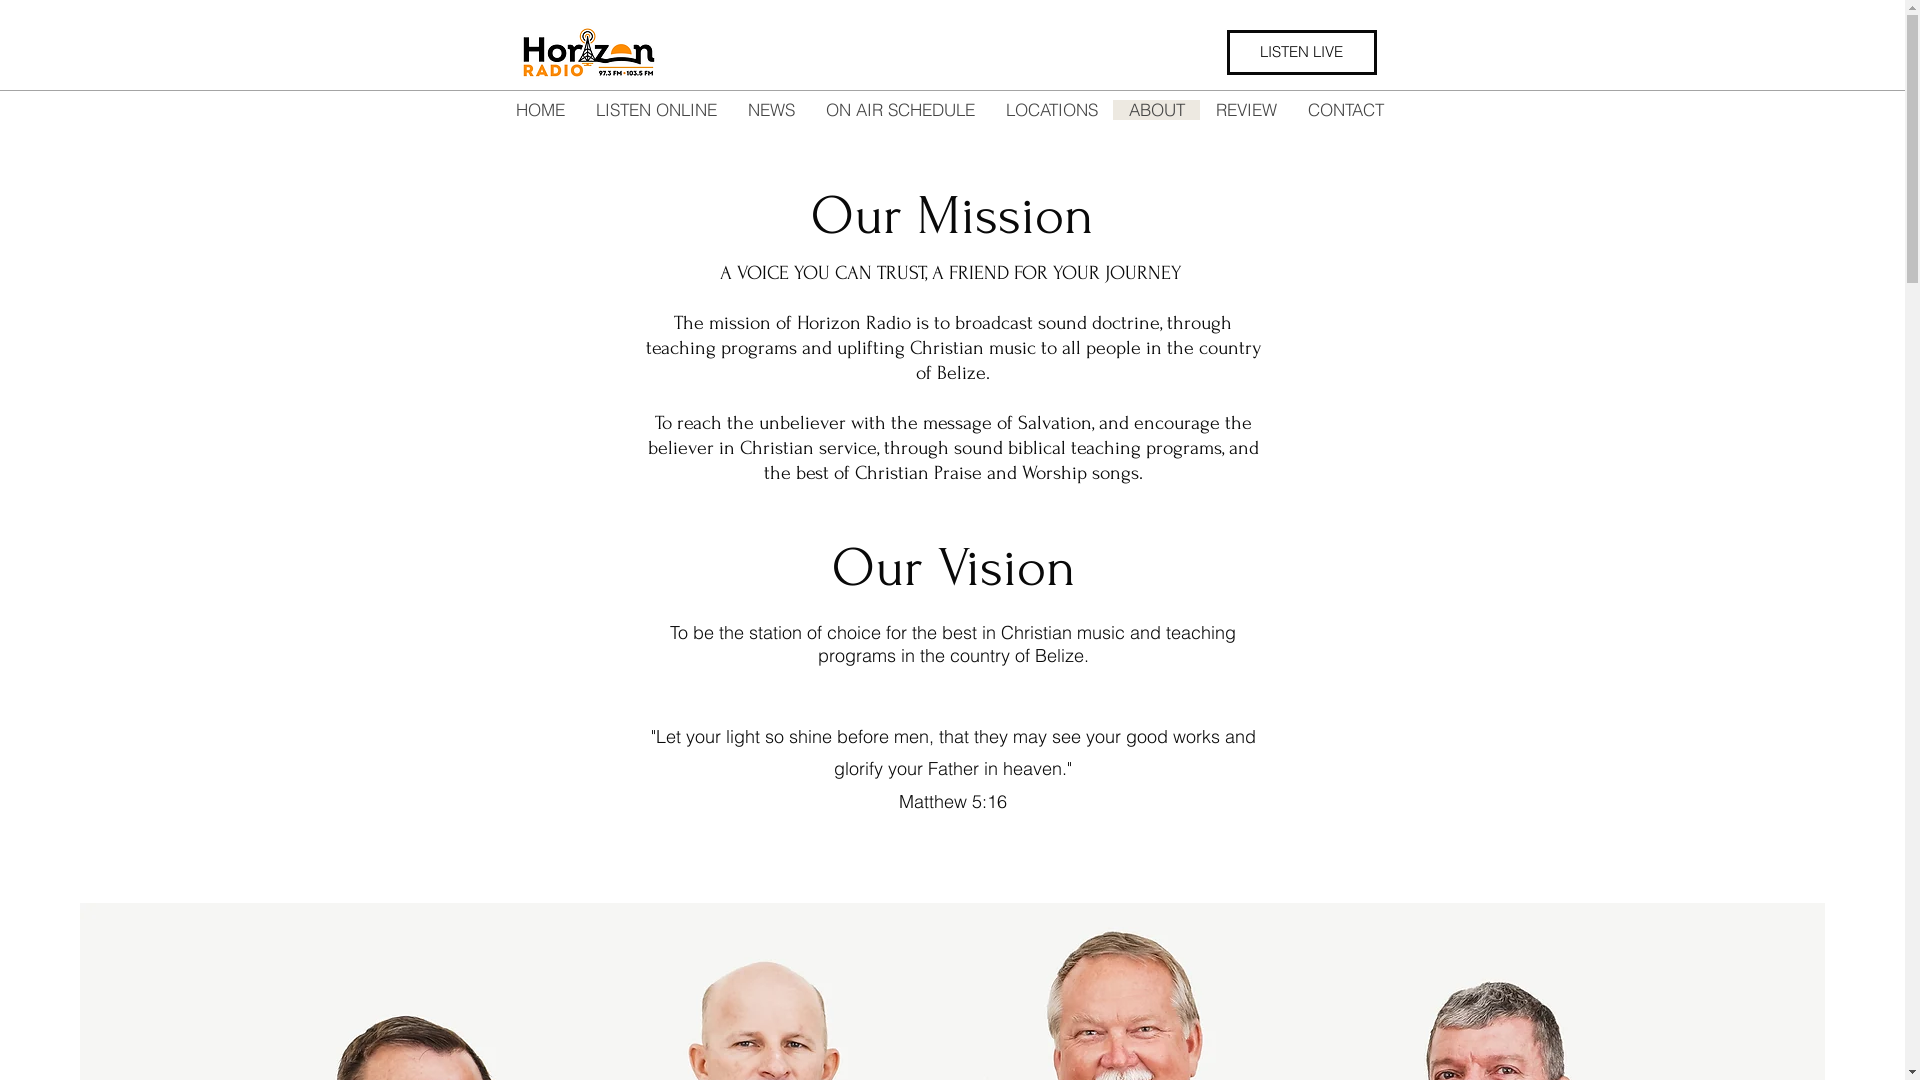  What do you see at coordinates (539, 110) in the screenshot?
I see `'HOME'` at bounding box center [539, 110].